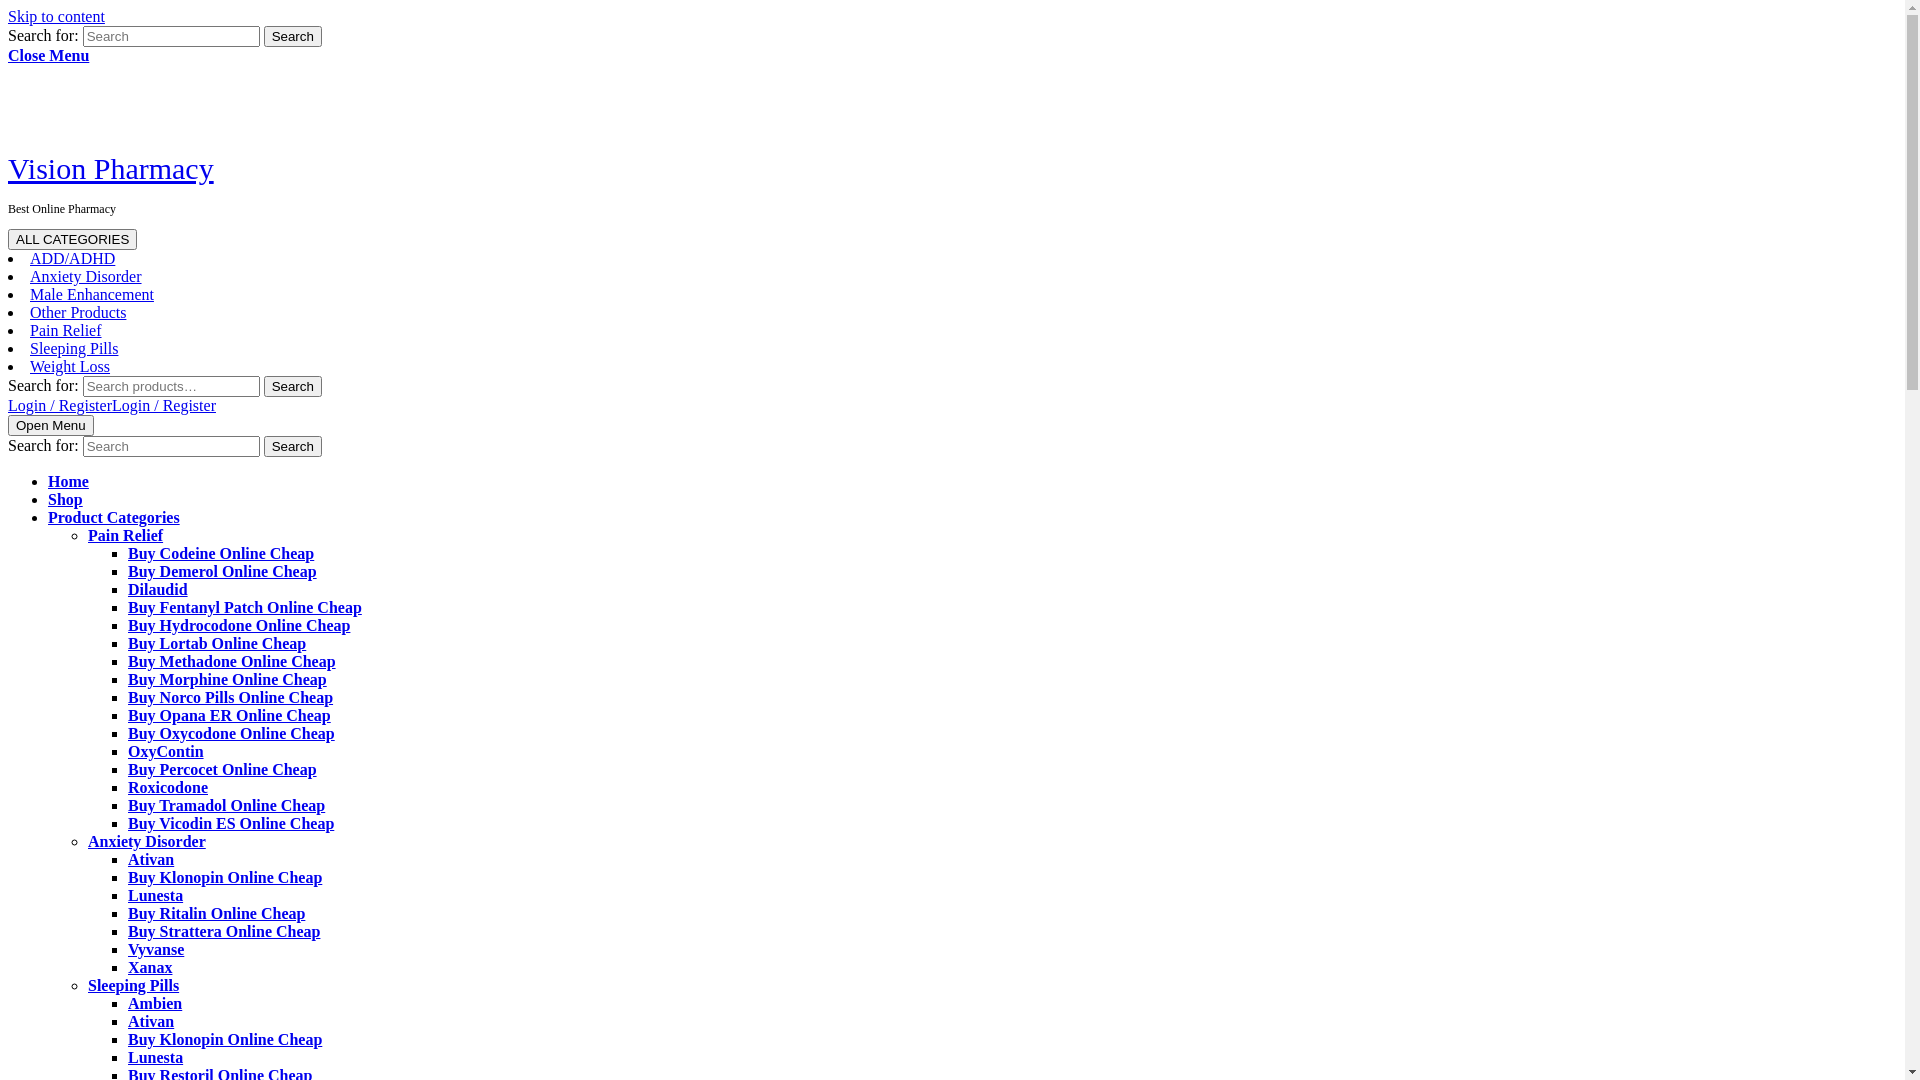  I want to click on 'Buy Ritalin Online Cheap', so click(127, 913).